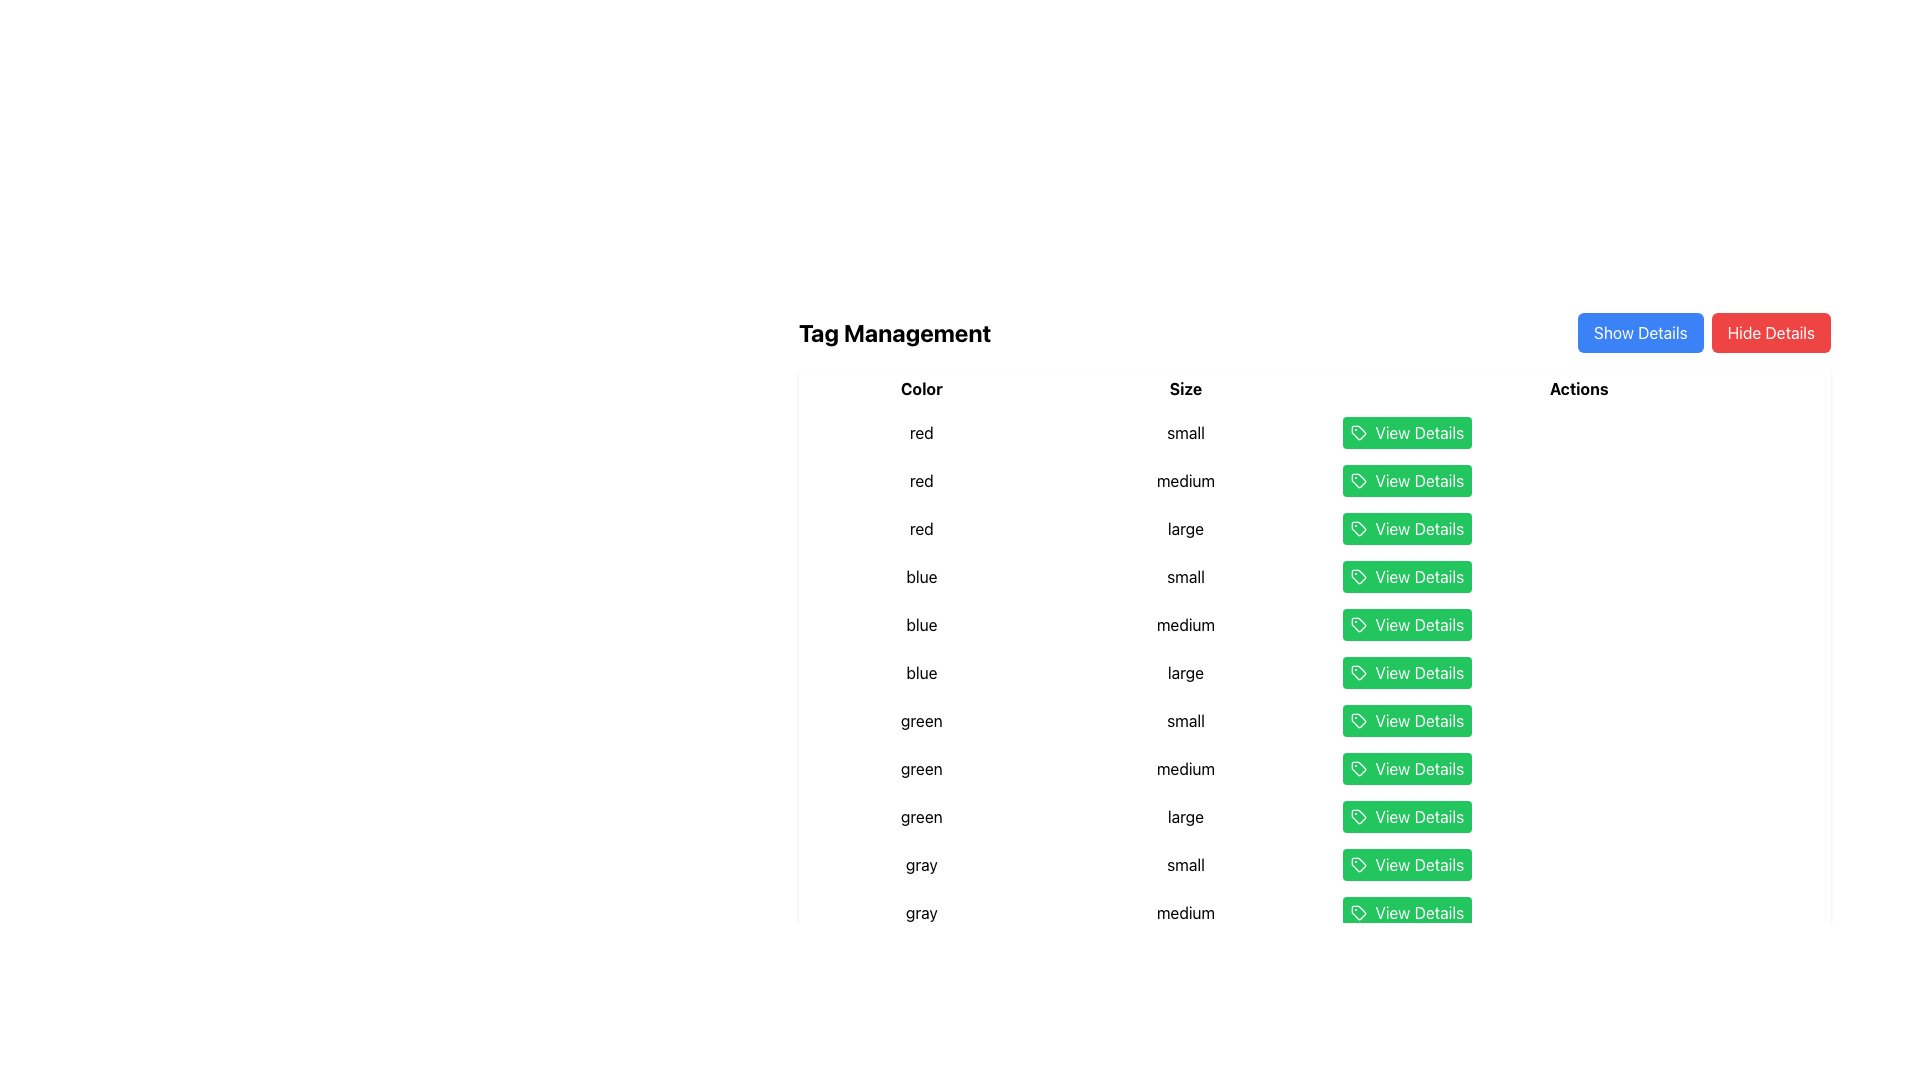 Image resolution: width=1920 pixels, height=1080 pixels. Describe the element at coordinates (1640, 331) in the screenshot. I see `the 'Show Details' button located on the right side of the interface, adjacent to the 'Tag Management' header` at that location.